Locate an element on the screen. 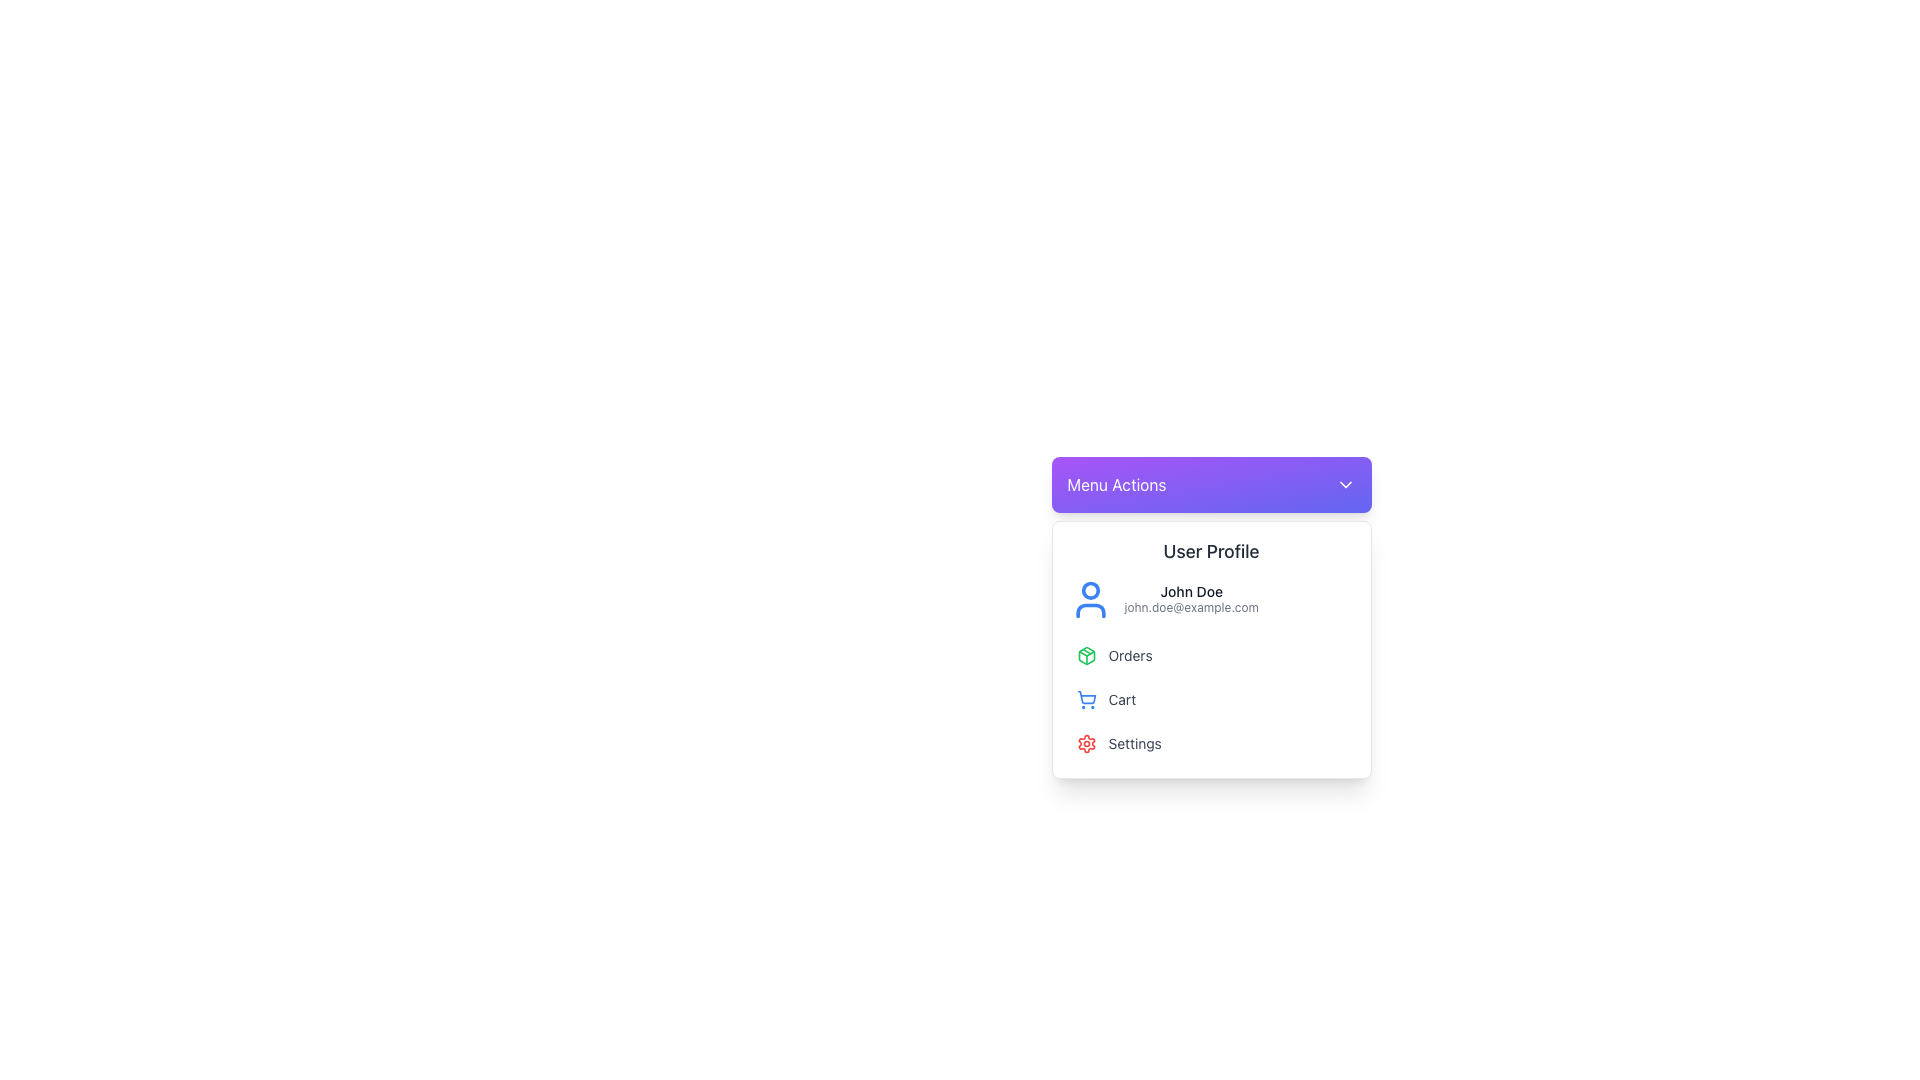 The height and width of the screenshot is (1080, 1920). the user profile summary card located within the 'Menu Actions' dropdown is located at coordinates (1210, 650).